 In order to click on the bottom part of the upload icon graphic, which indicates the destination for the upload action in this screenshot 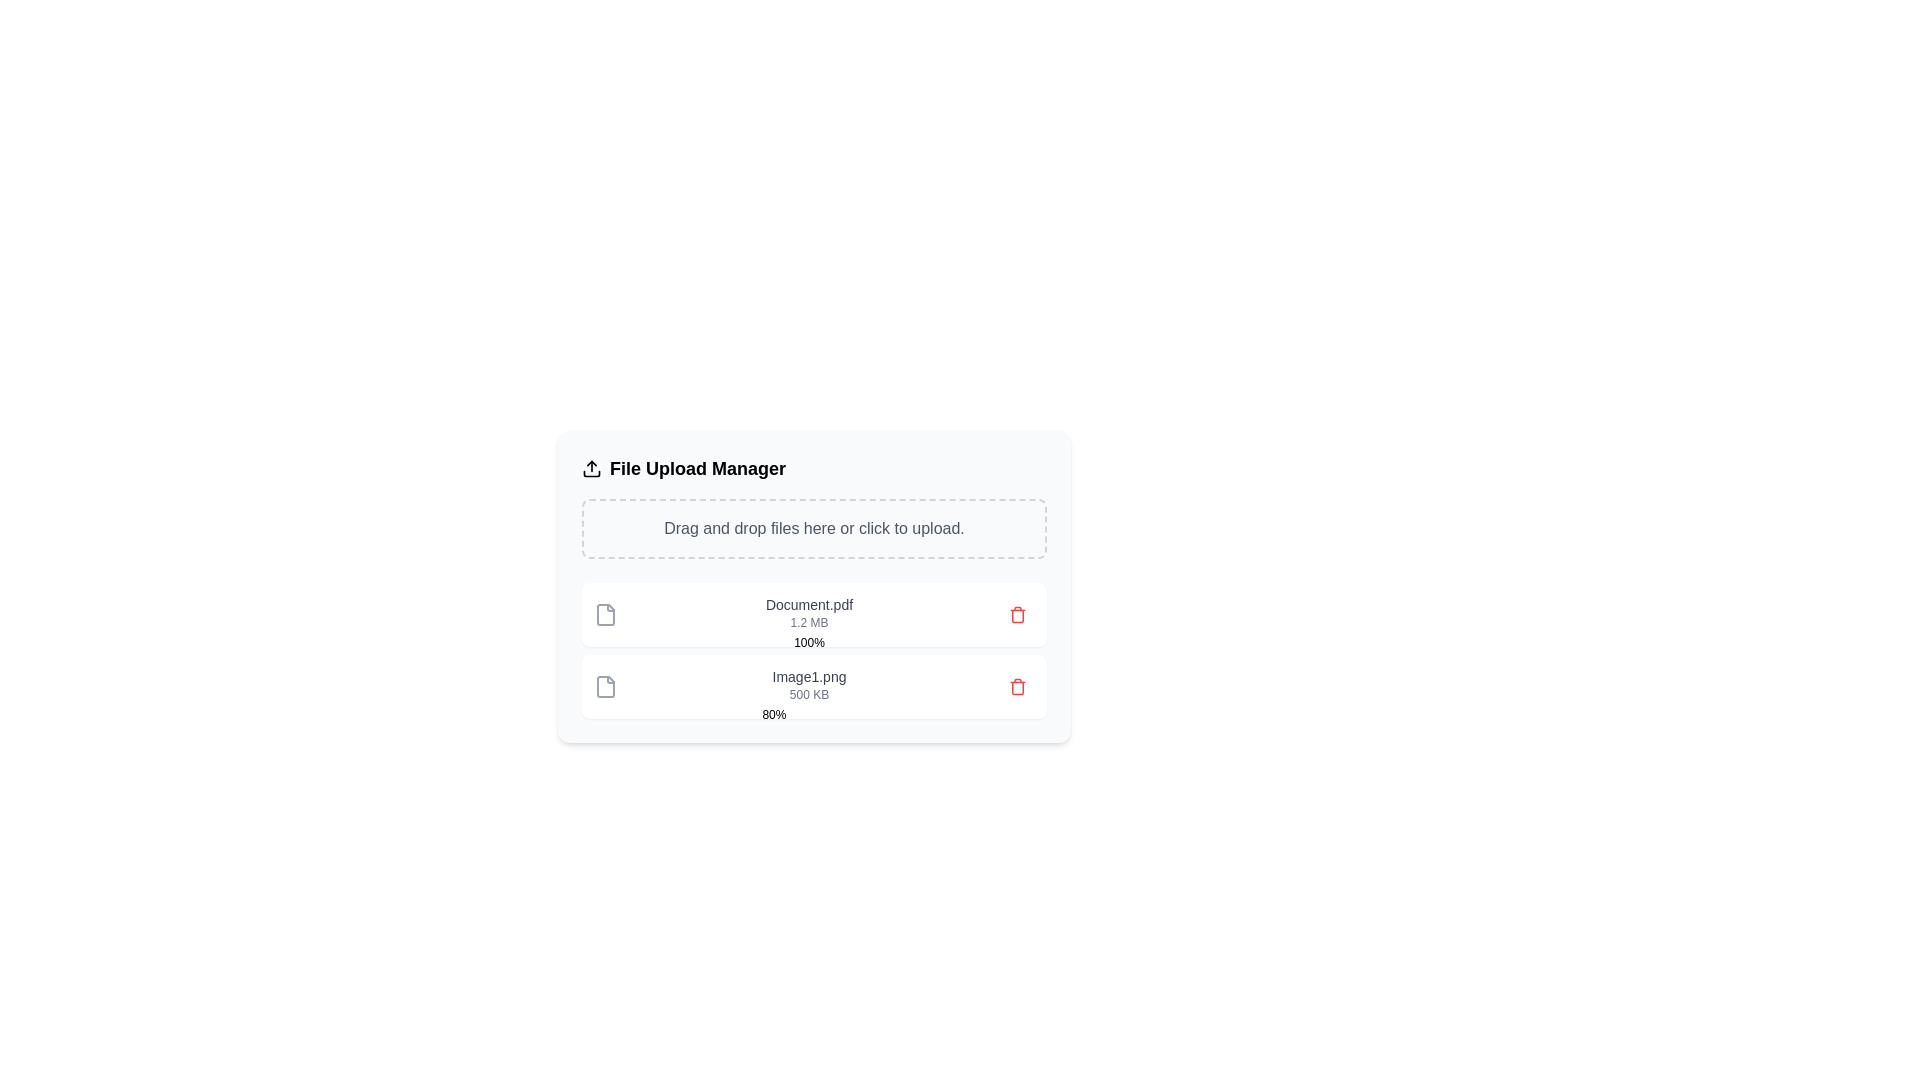, I will do `click(590, 474)`.